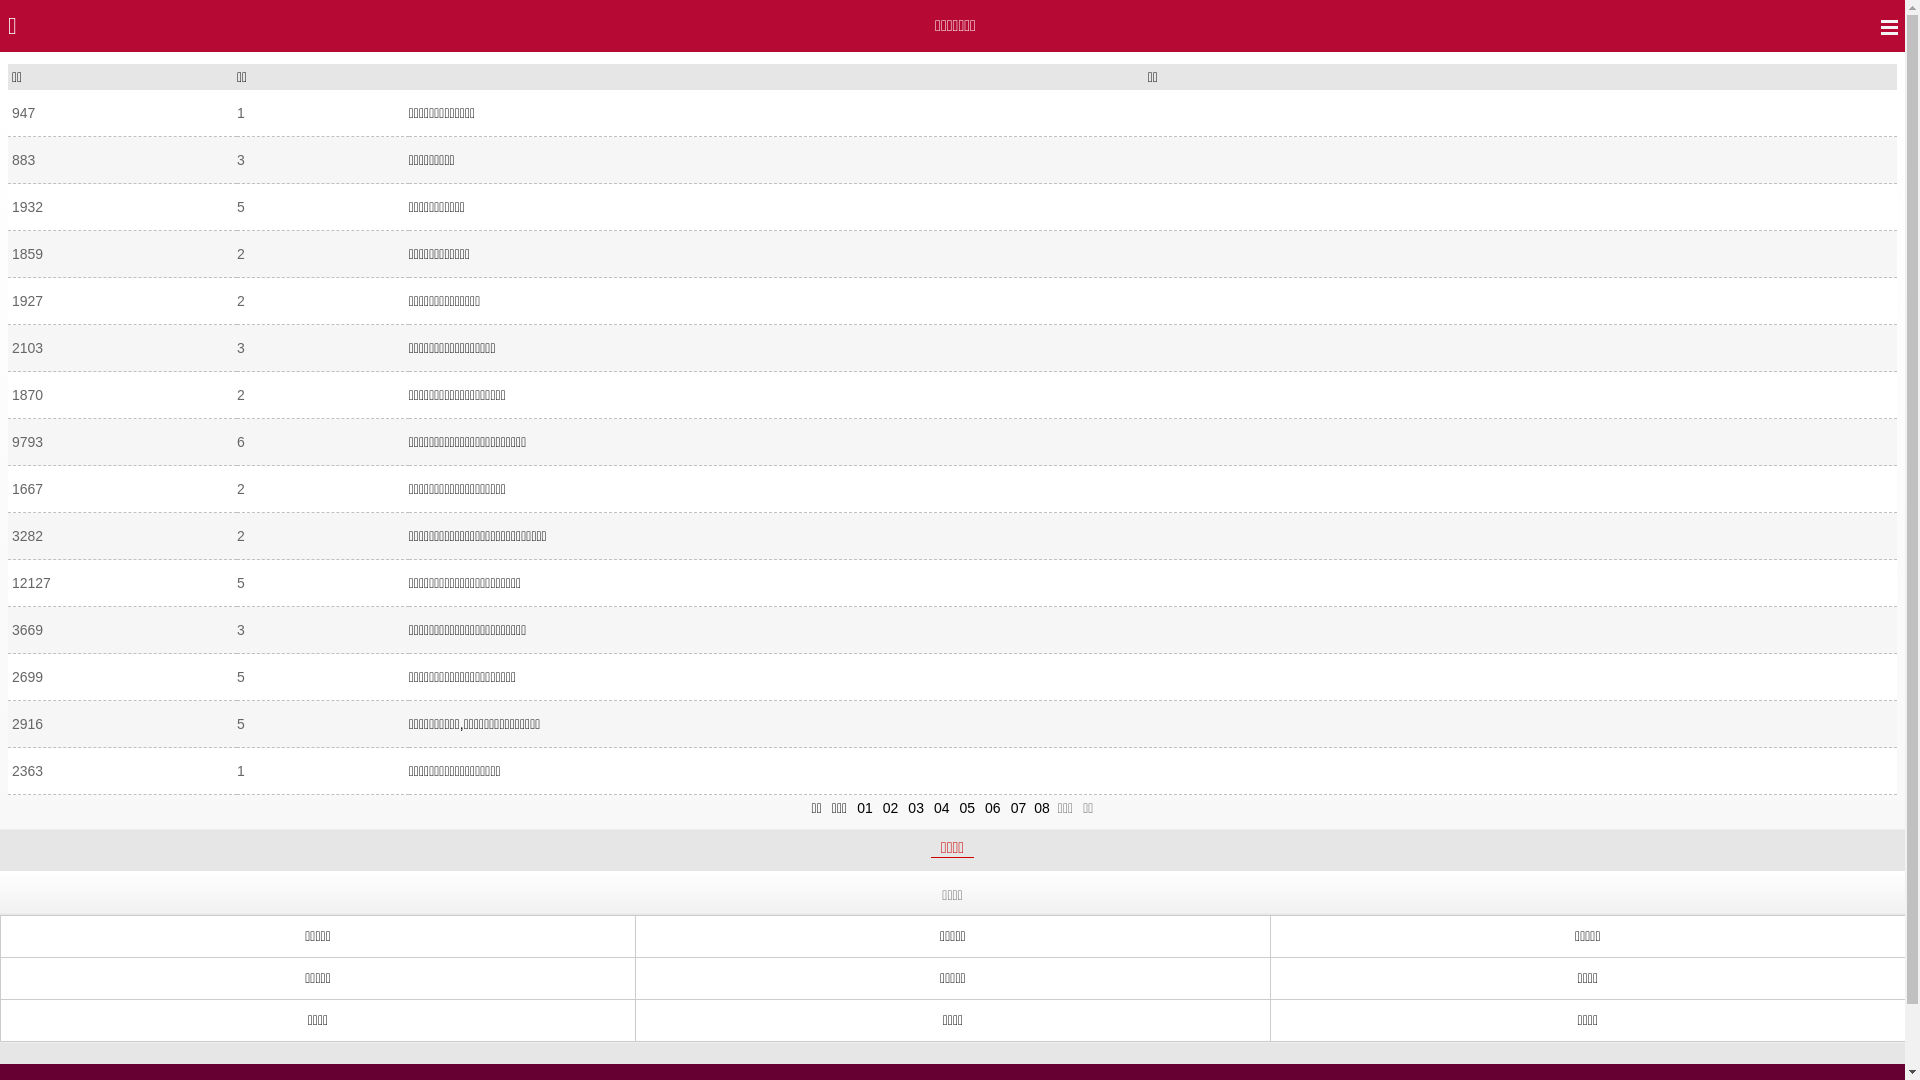 The height and width of the screenshot is (1080, 1920). Describe the element at coordinates (882, 806) in the screenshot. I see `'02'` at that location.